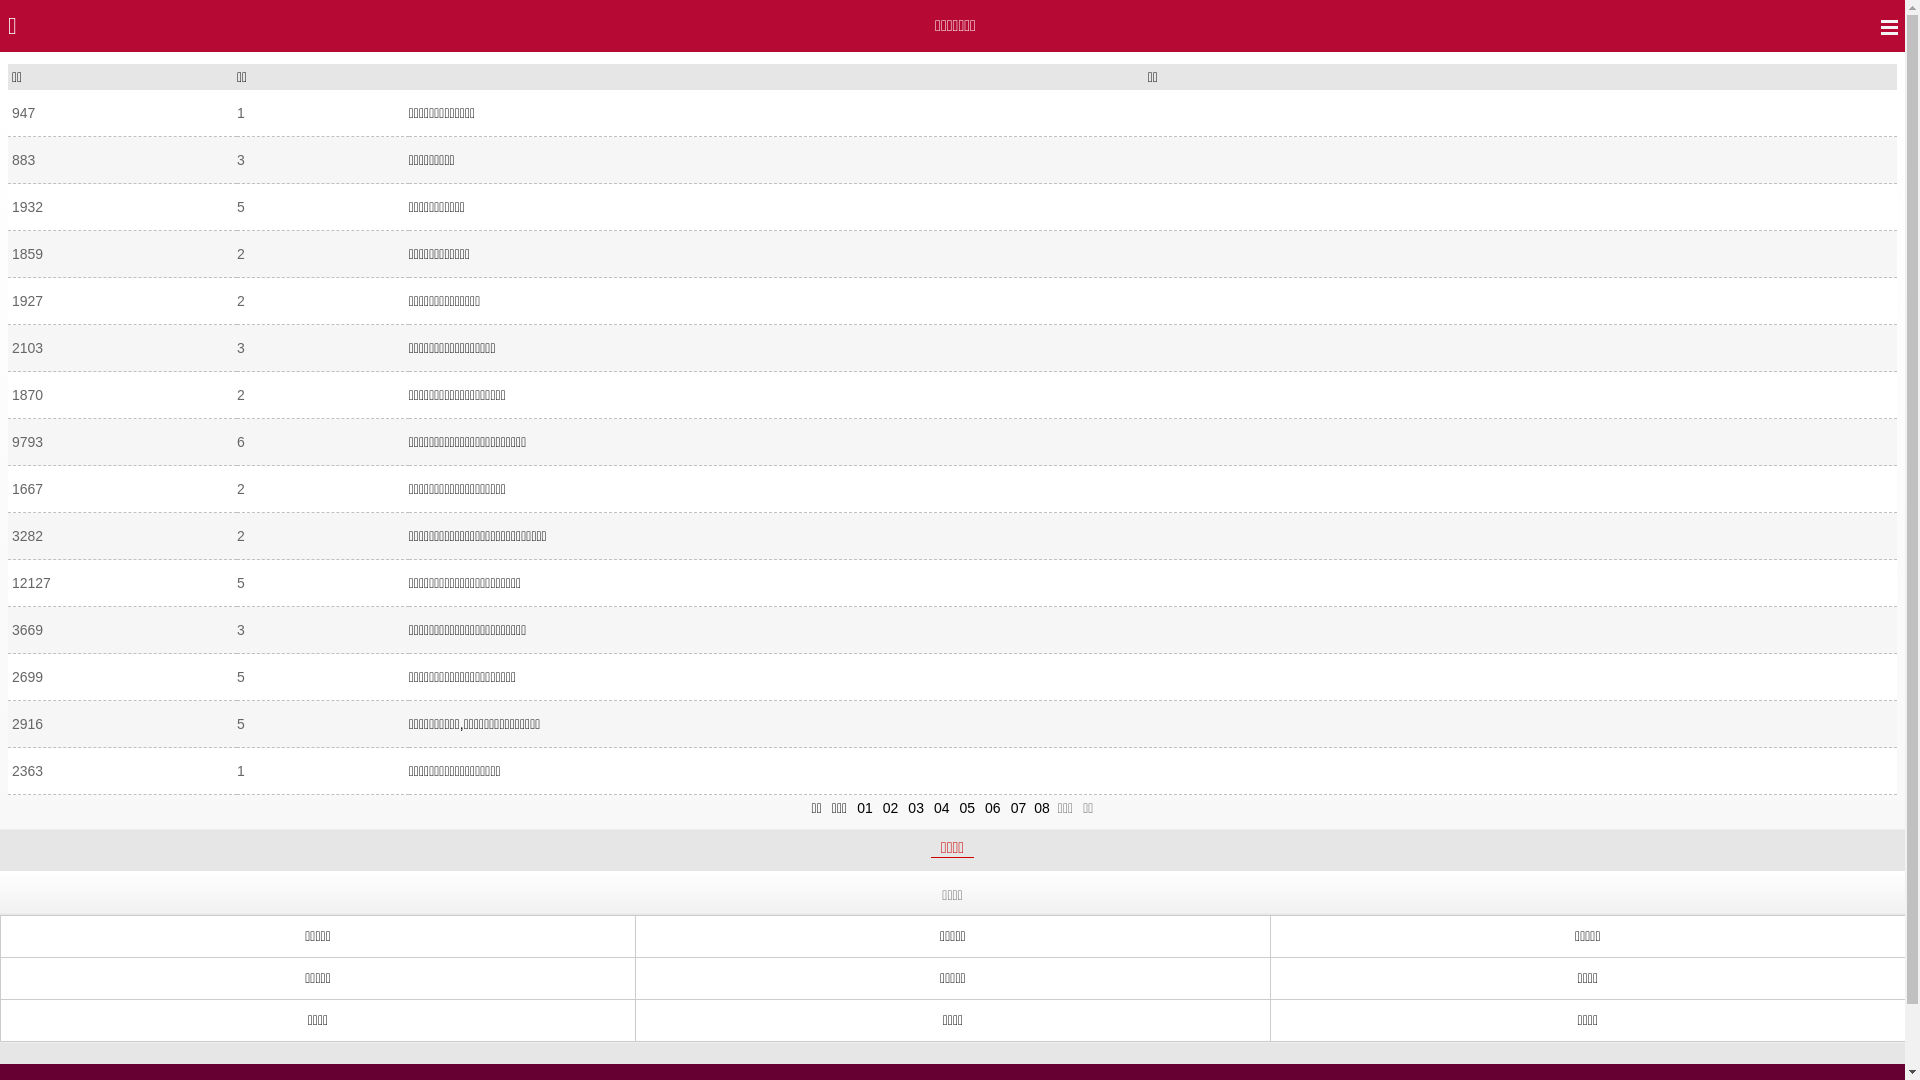 The height and width of the screenshot is (1080, 1920). Describe the element at coordinates (882, 806) in the screenshot. I see `'02'` at that location.